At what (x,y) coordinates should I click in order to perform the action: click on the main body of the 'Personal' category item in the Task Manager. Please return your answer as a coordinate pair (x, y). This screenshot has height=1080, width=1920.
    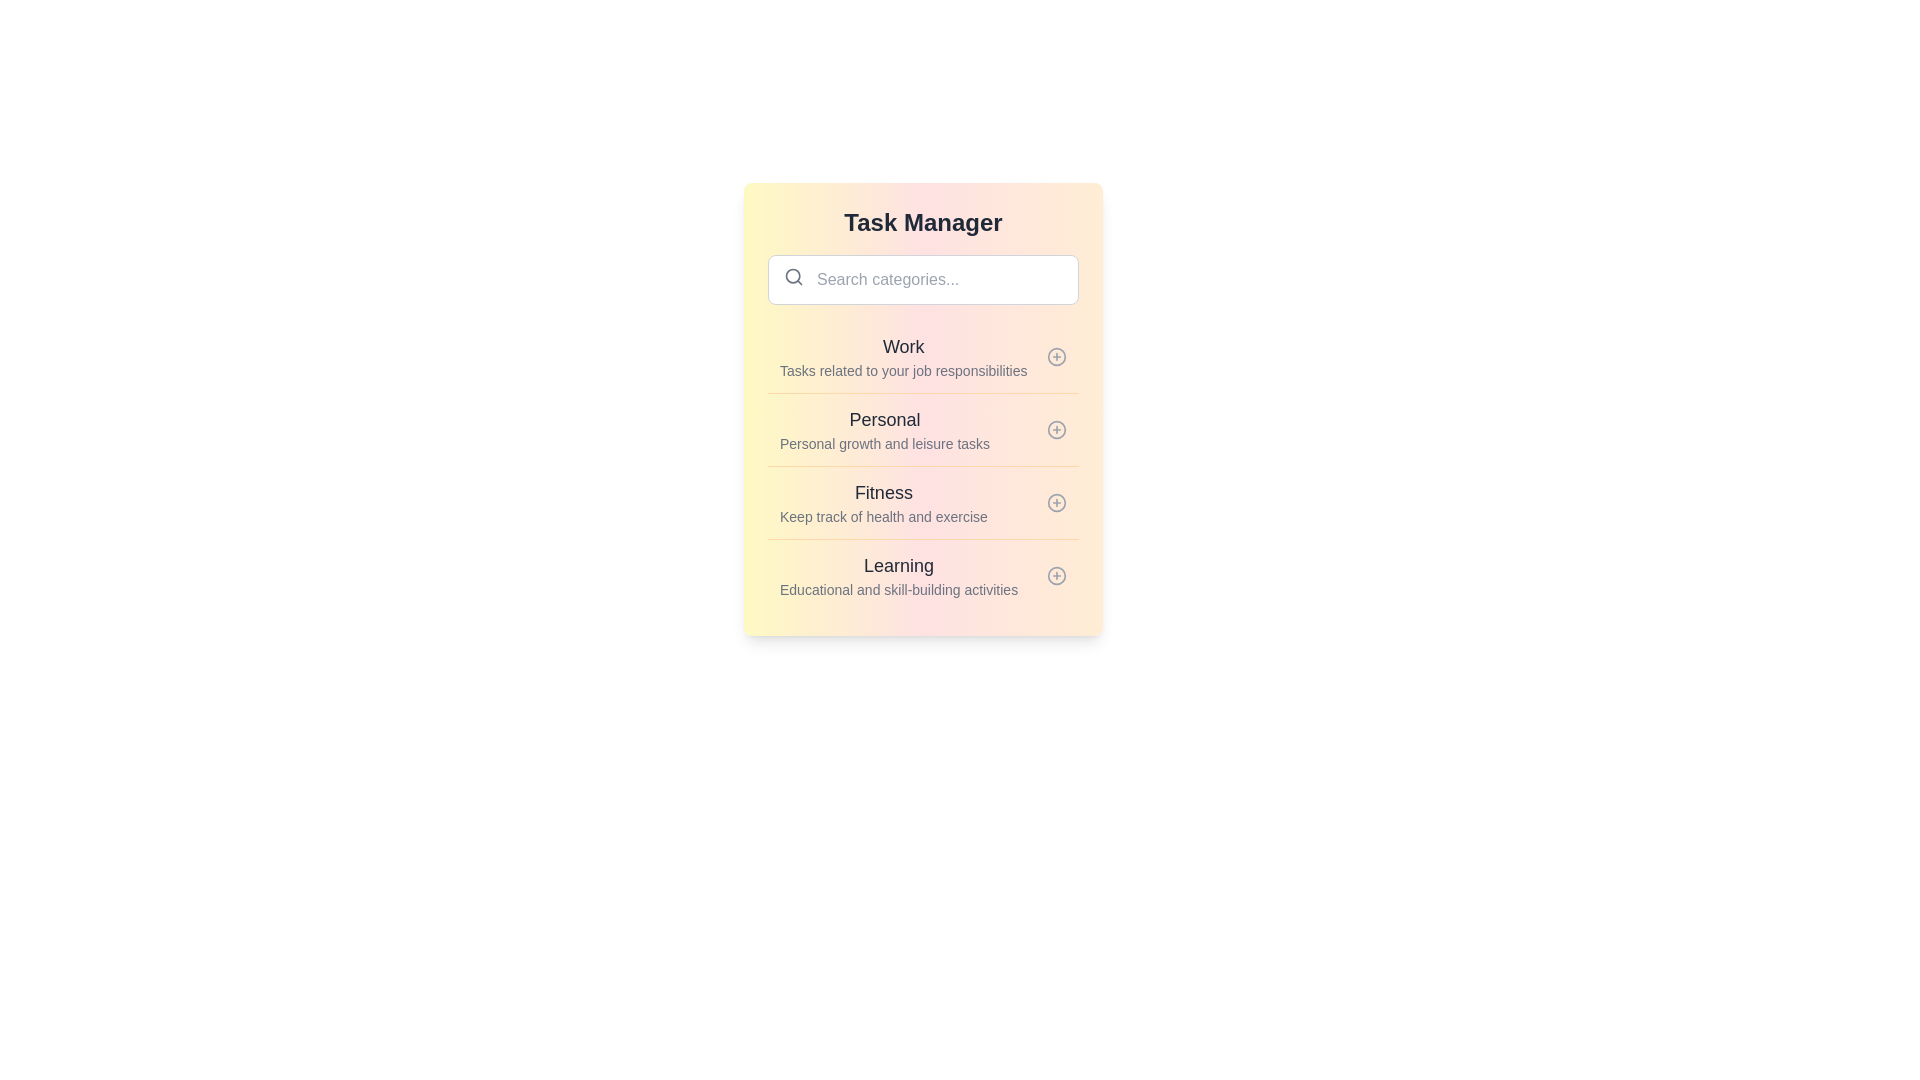
    Looking at the image, I should click on (922, 428).